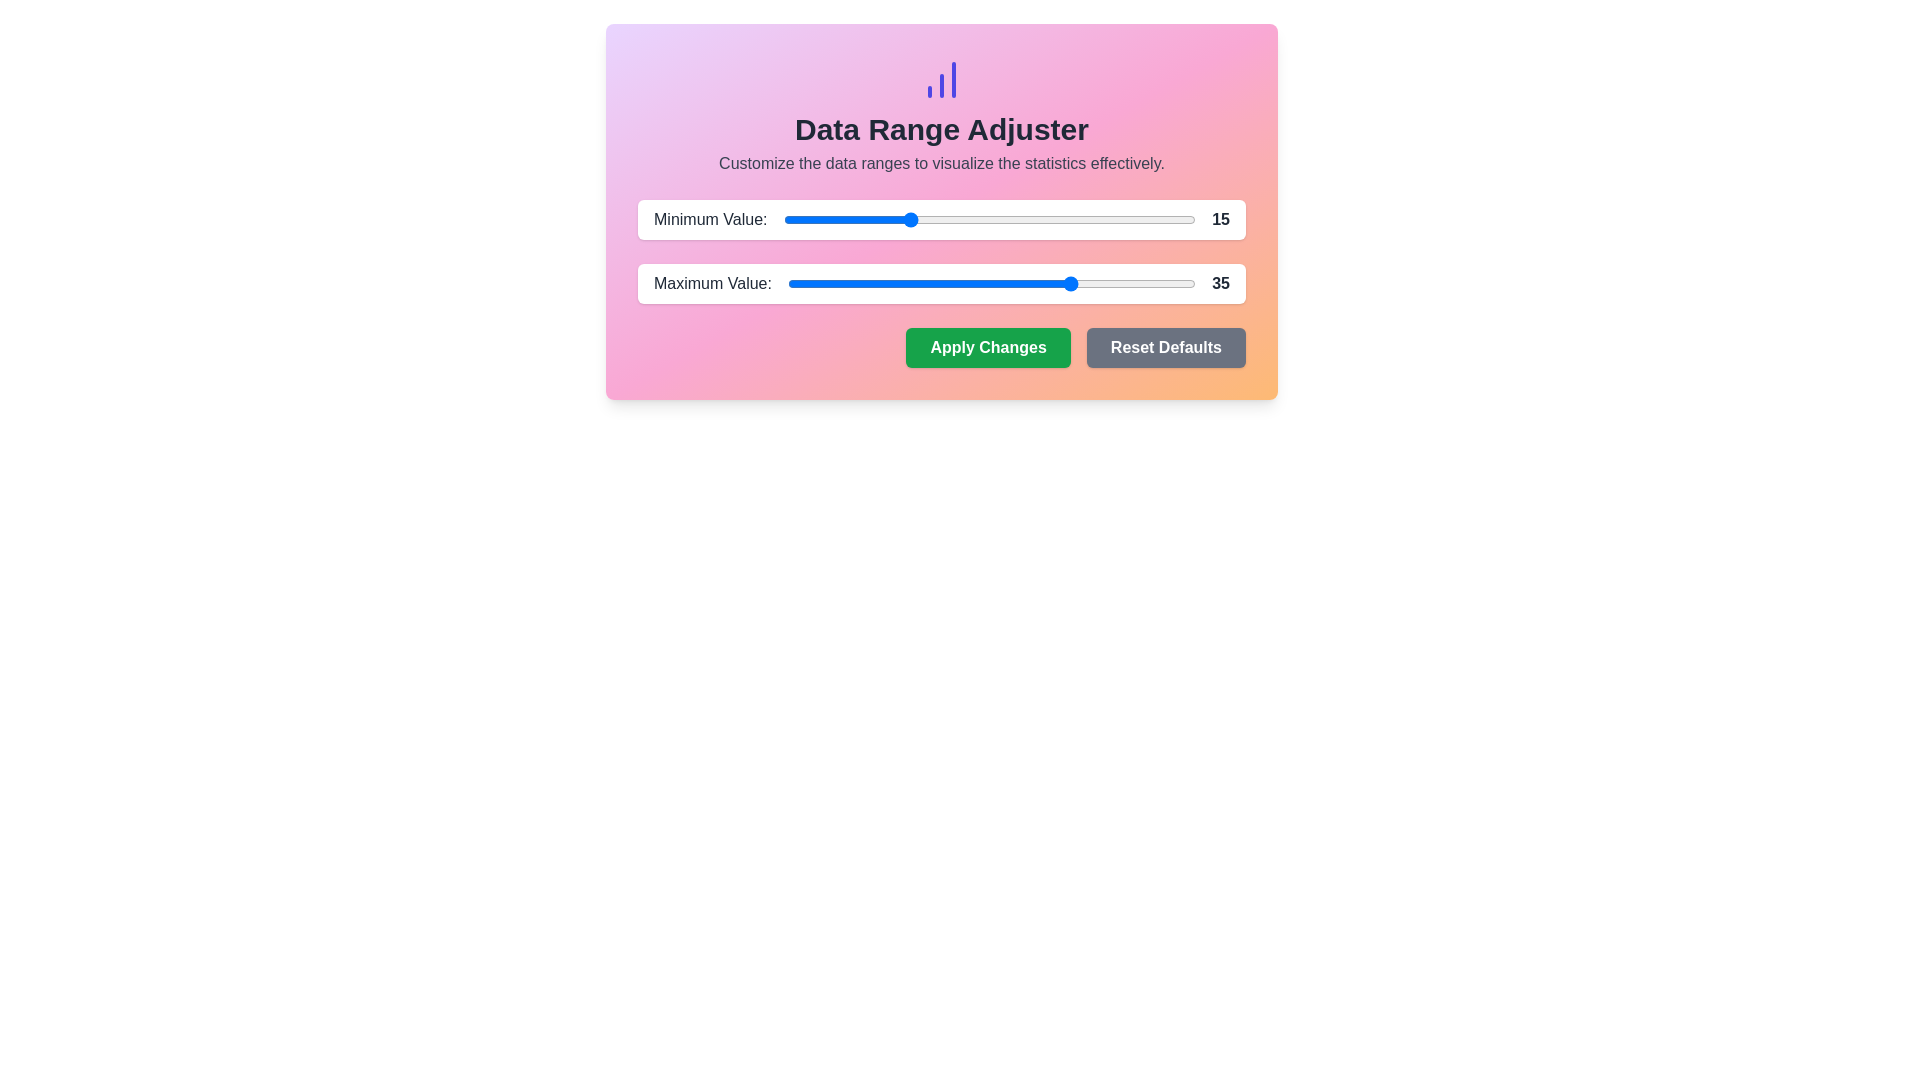 The width and height of the screenshot is (1920, 1080). I want to click on the slider to set the range value to 25, so click(989, 219).